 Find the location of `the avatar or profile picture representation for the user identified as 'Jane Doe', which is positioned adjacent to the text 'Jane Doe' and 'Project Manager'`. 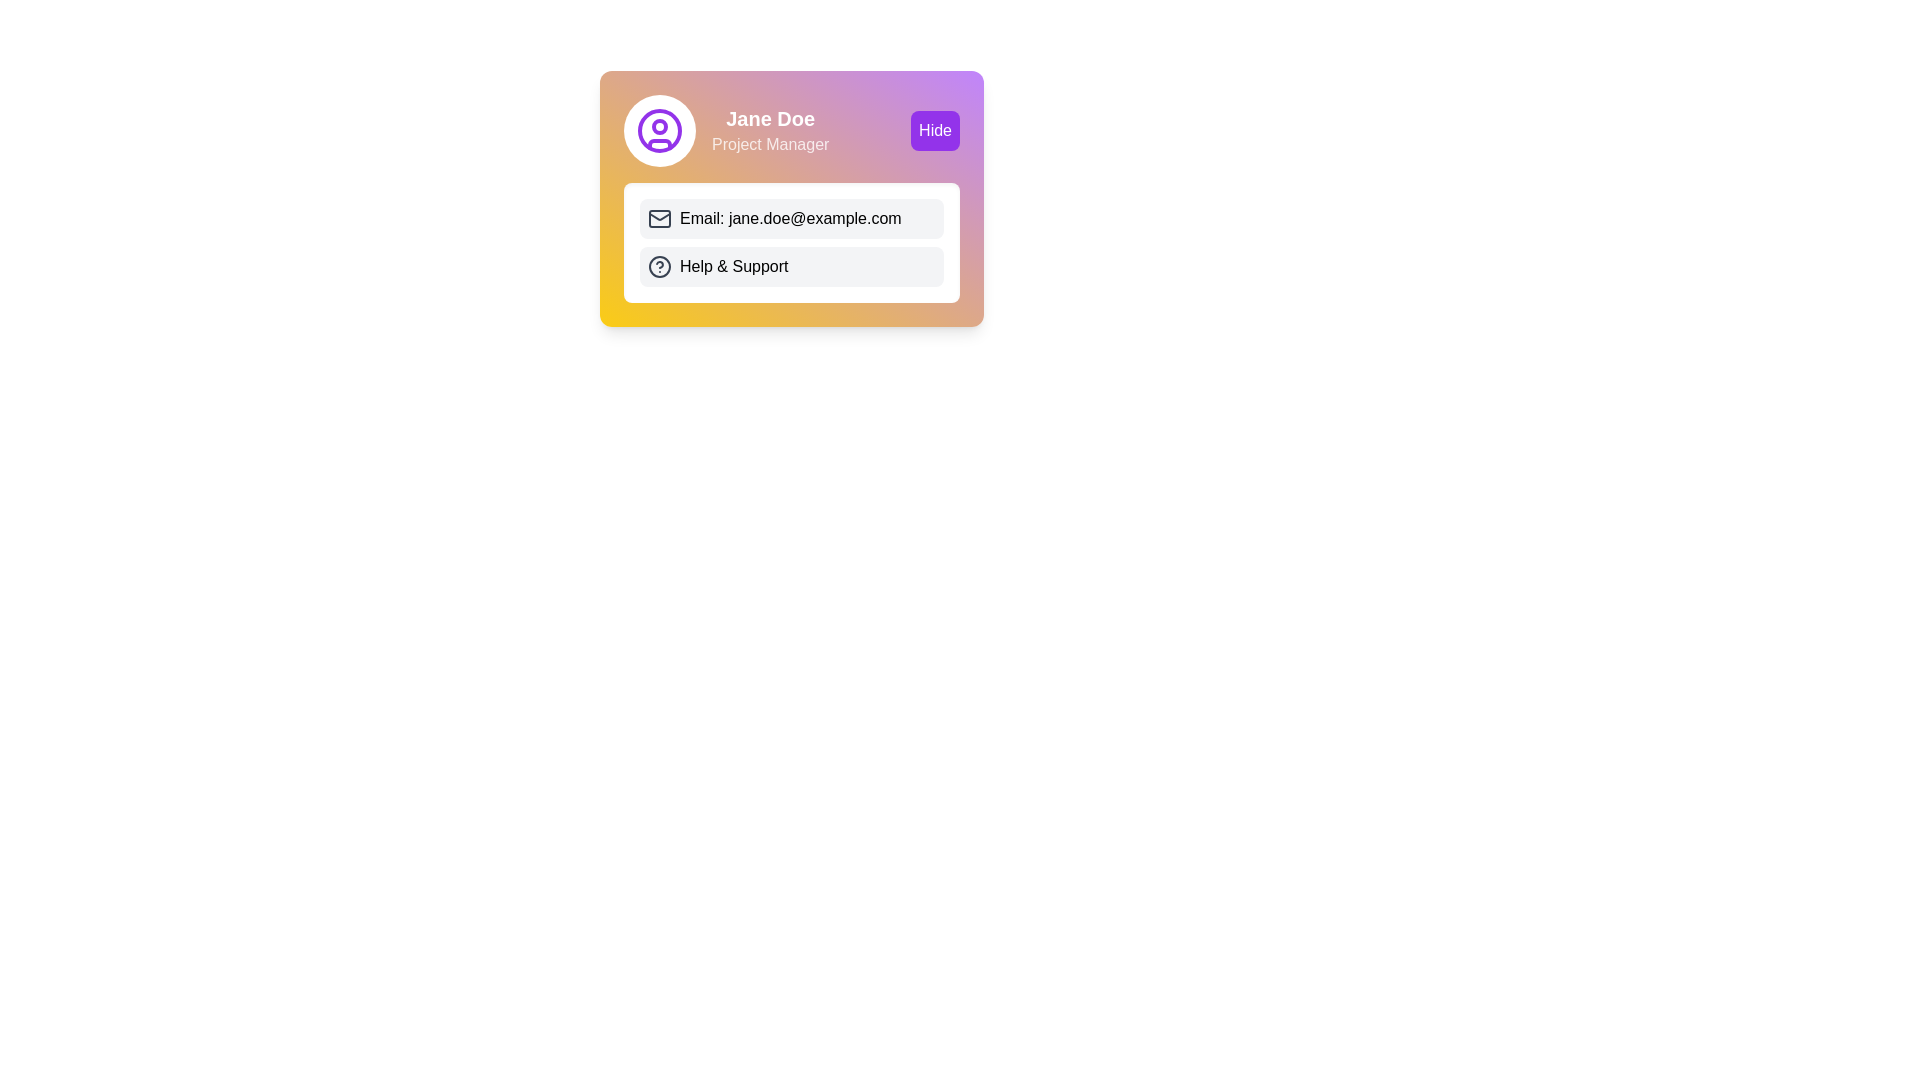

the avatar or profile picture representation for the user identified as 'Jane Doe', which is positioned adjacent to the text 'Jane Doe' and 'Project Manager' is located at coordinates (660, 131).